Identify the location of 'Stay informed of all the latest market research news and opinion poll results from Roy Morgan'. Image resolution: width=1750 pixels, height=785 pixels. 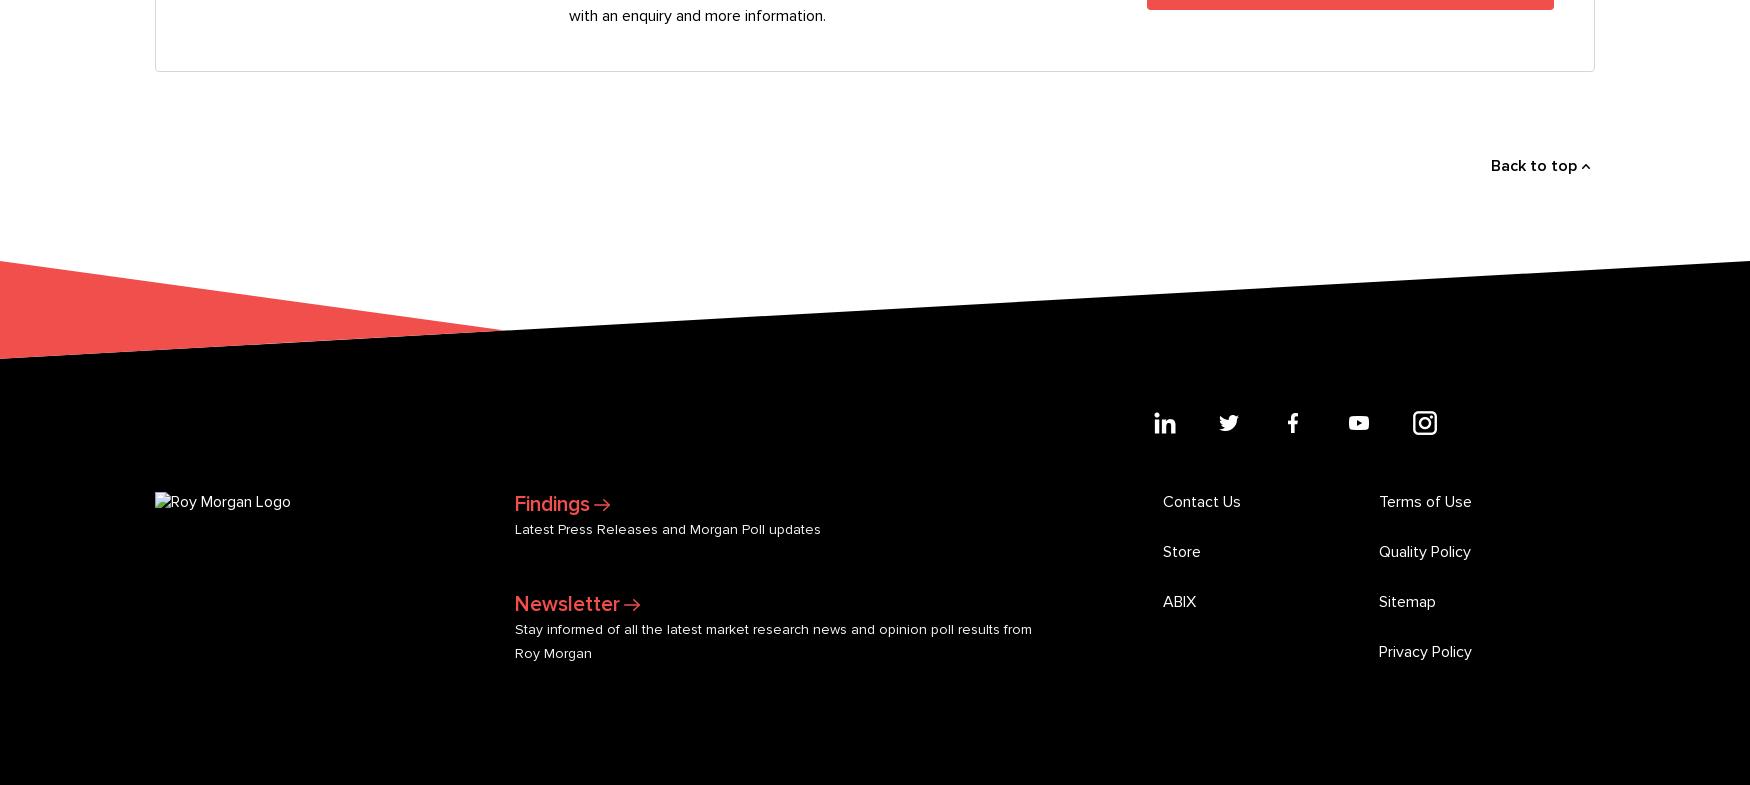
(514, 302).